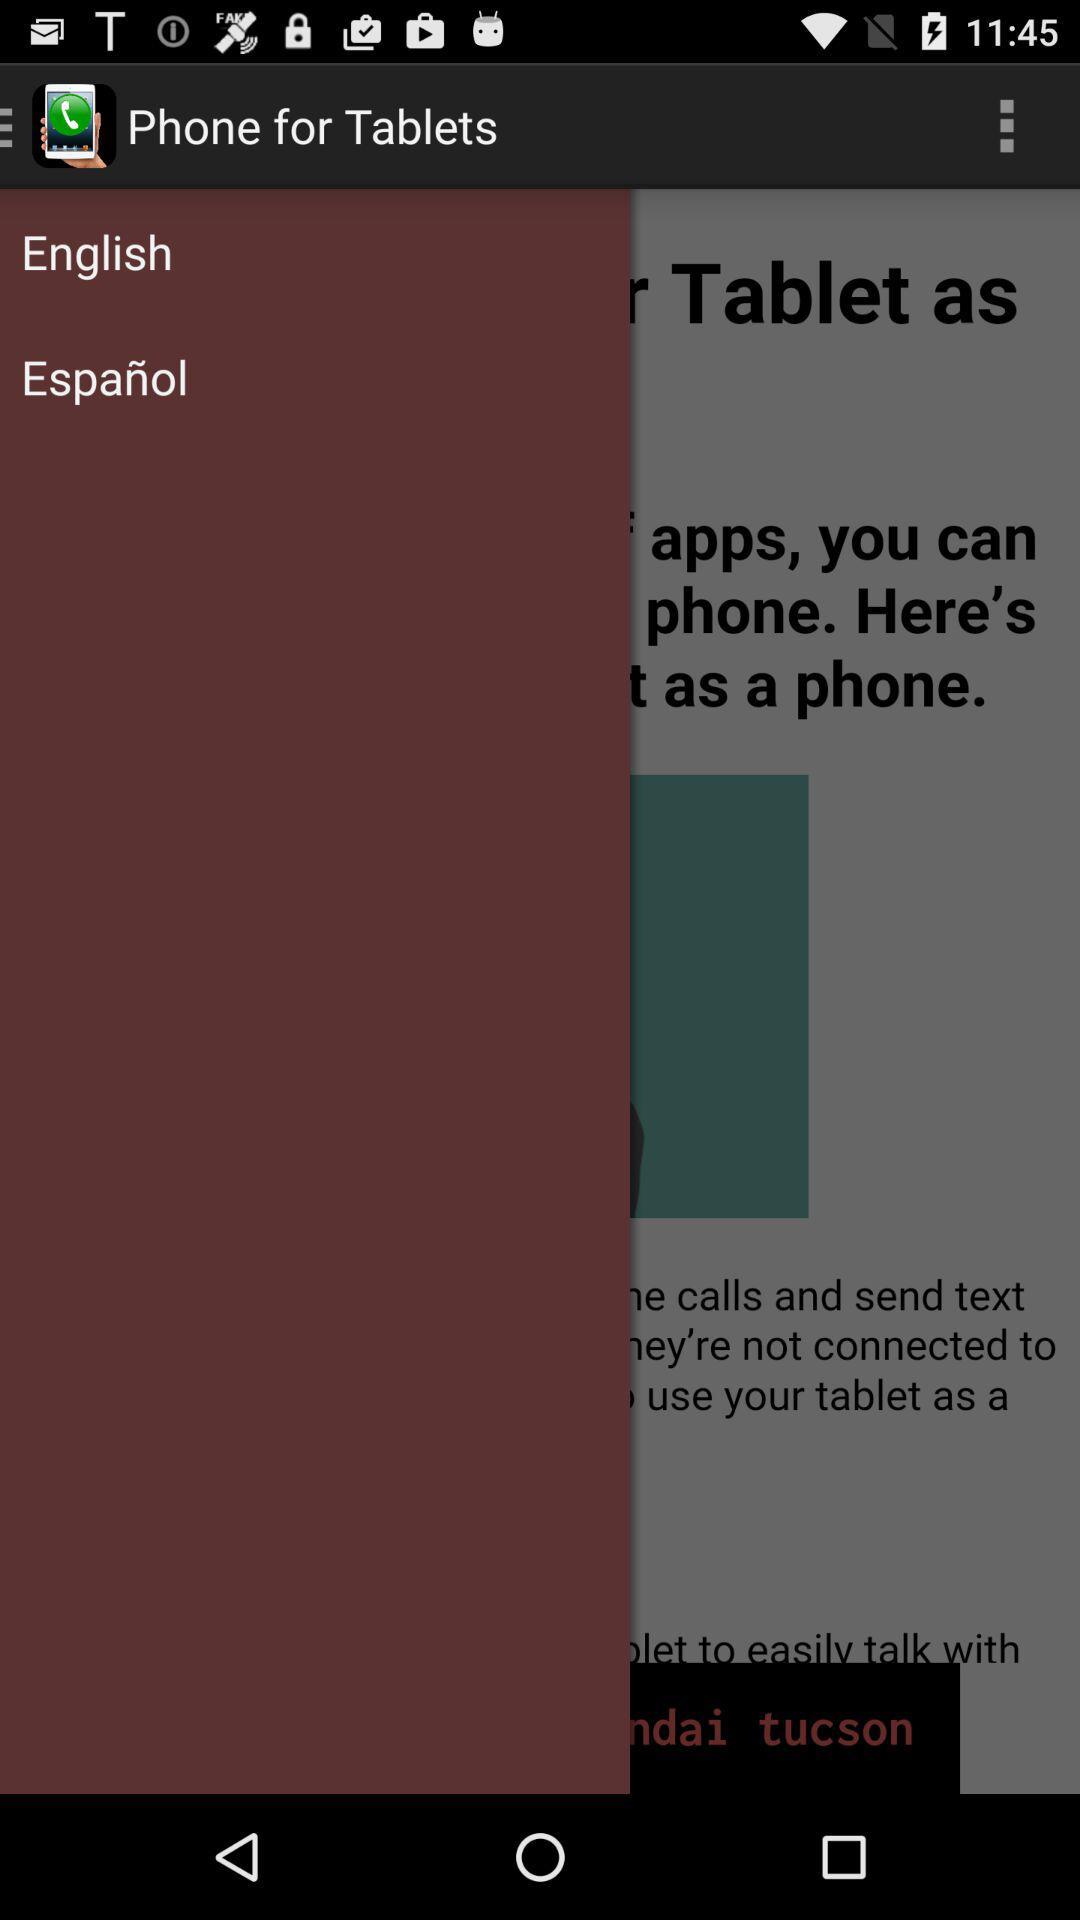  I want to click on main content window, so click(540, 924).